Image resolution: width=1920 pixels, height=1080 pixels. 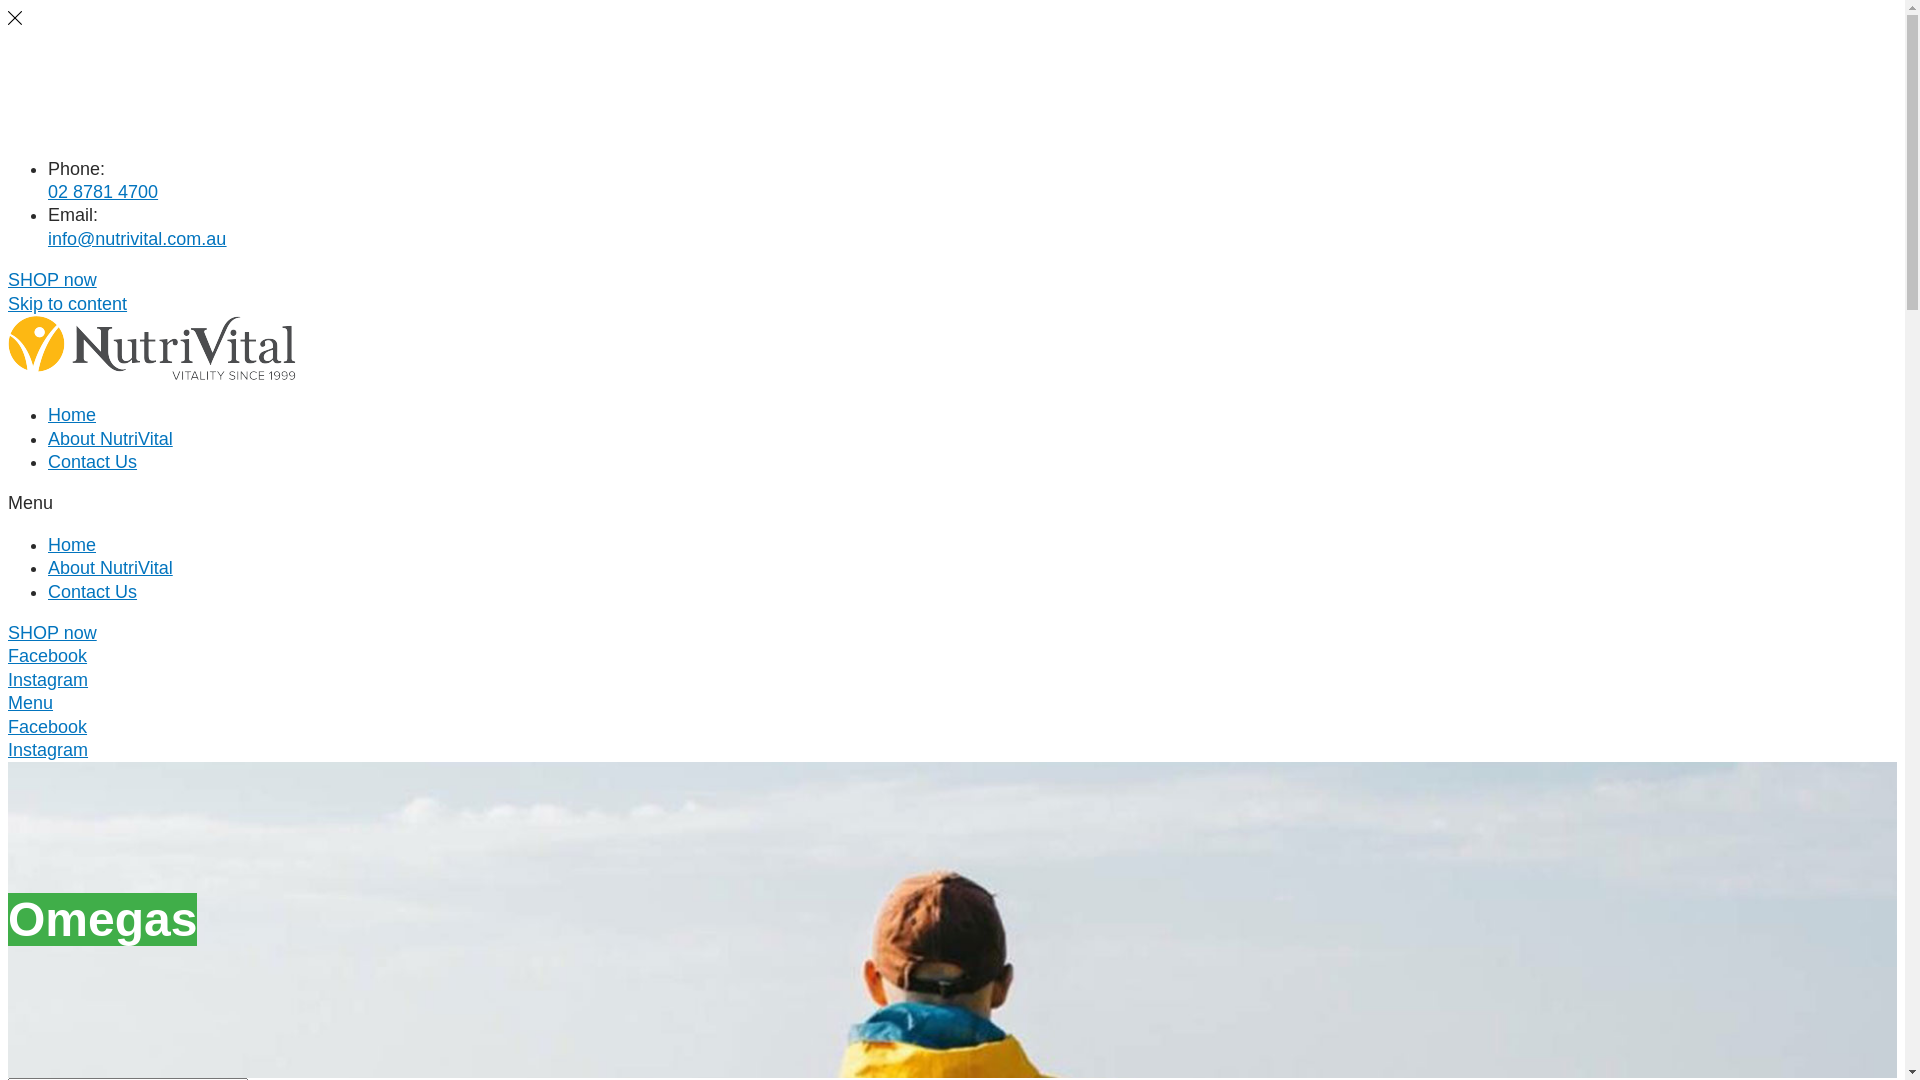 I want to click on 'Facebook', so click(x=47, y=655).